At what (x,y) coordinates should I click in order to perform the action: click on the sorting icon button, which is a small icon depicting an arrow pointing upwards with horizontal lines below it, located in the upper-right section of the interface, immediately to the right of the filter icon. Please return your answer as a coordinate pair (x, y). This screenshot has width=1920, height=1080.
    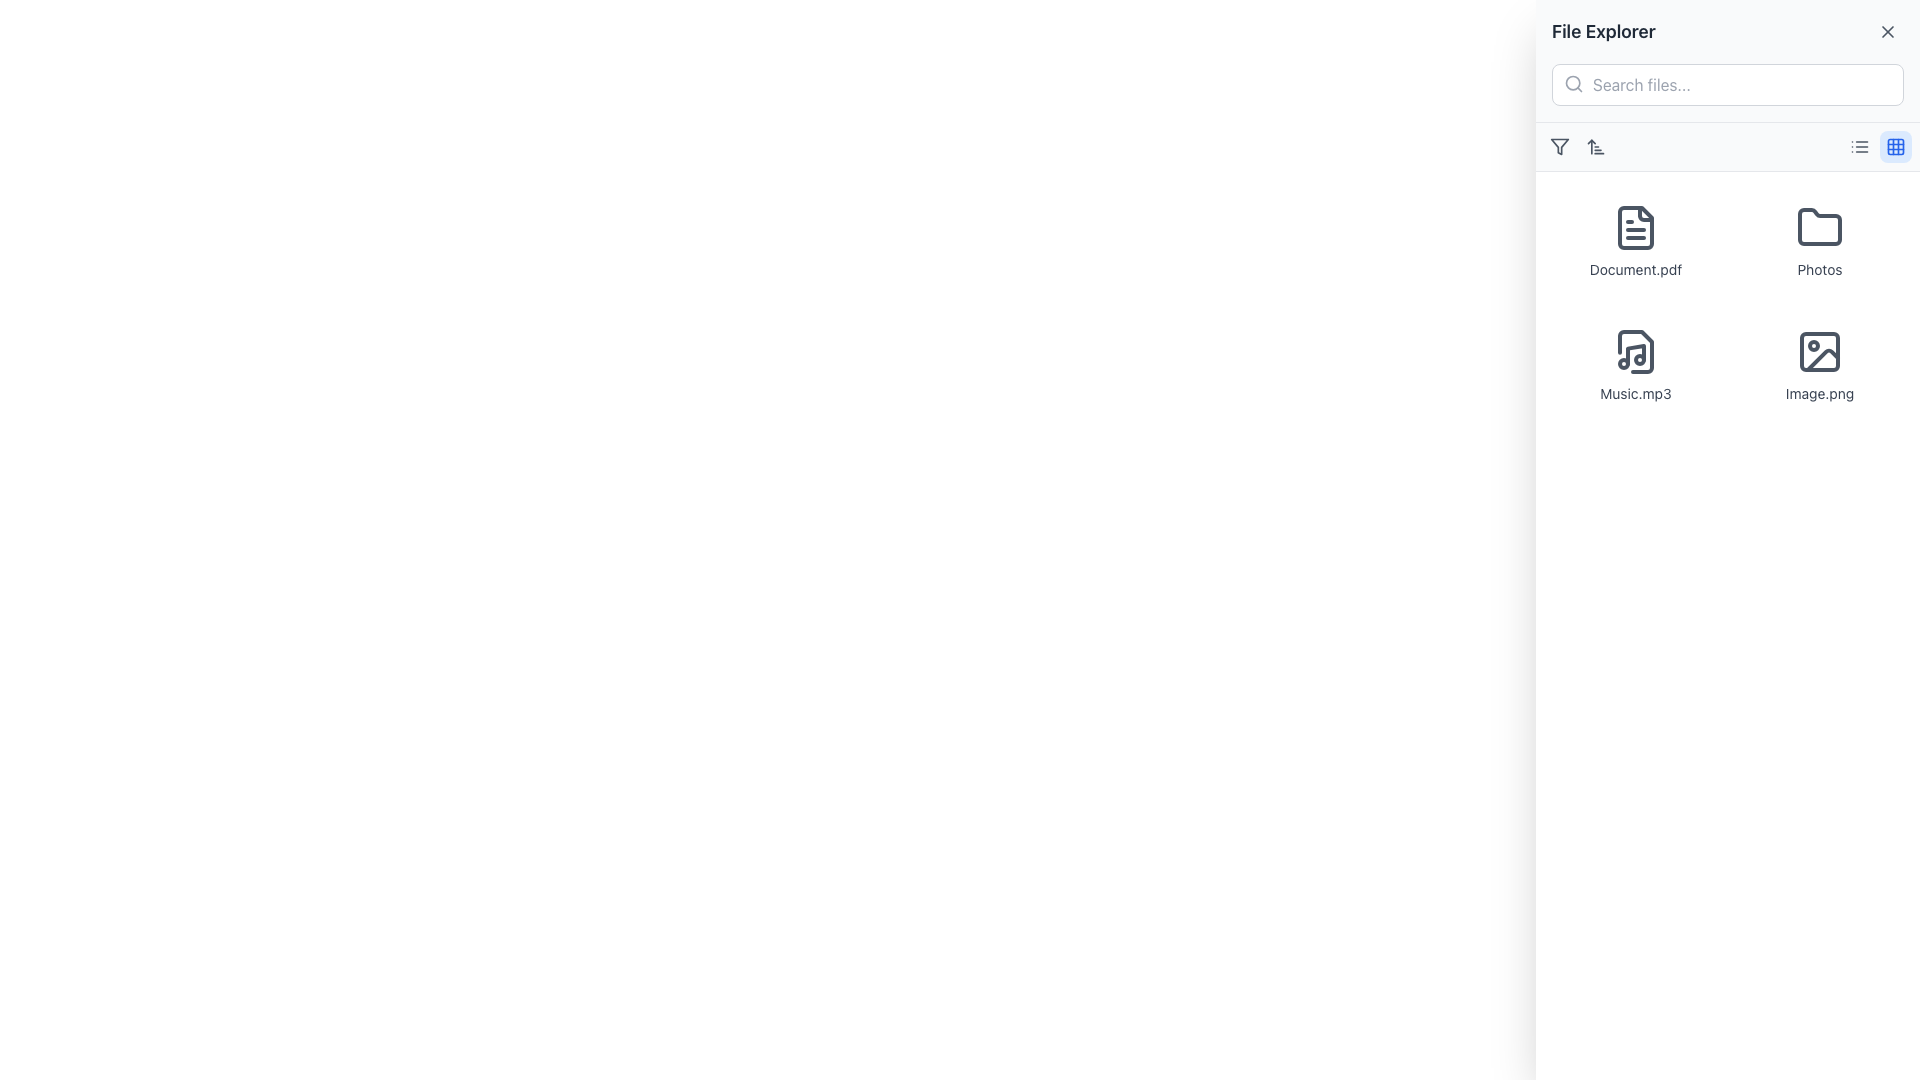
    Looking at the image, I should click on (1595, 145).